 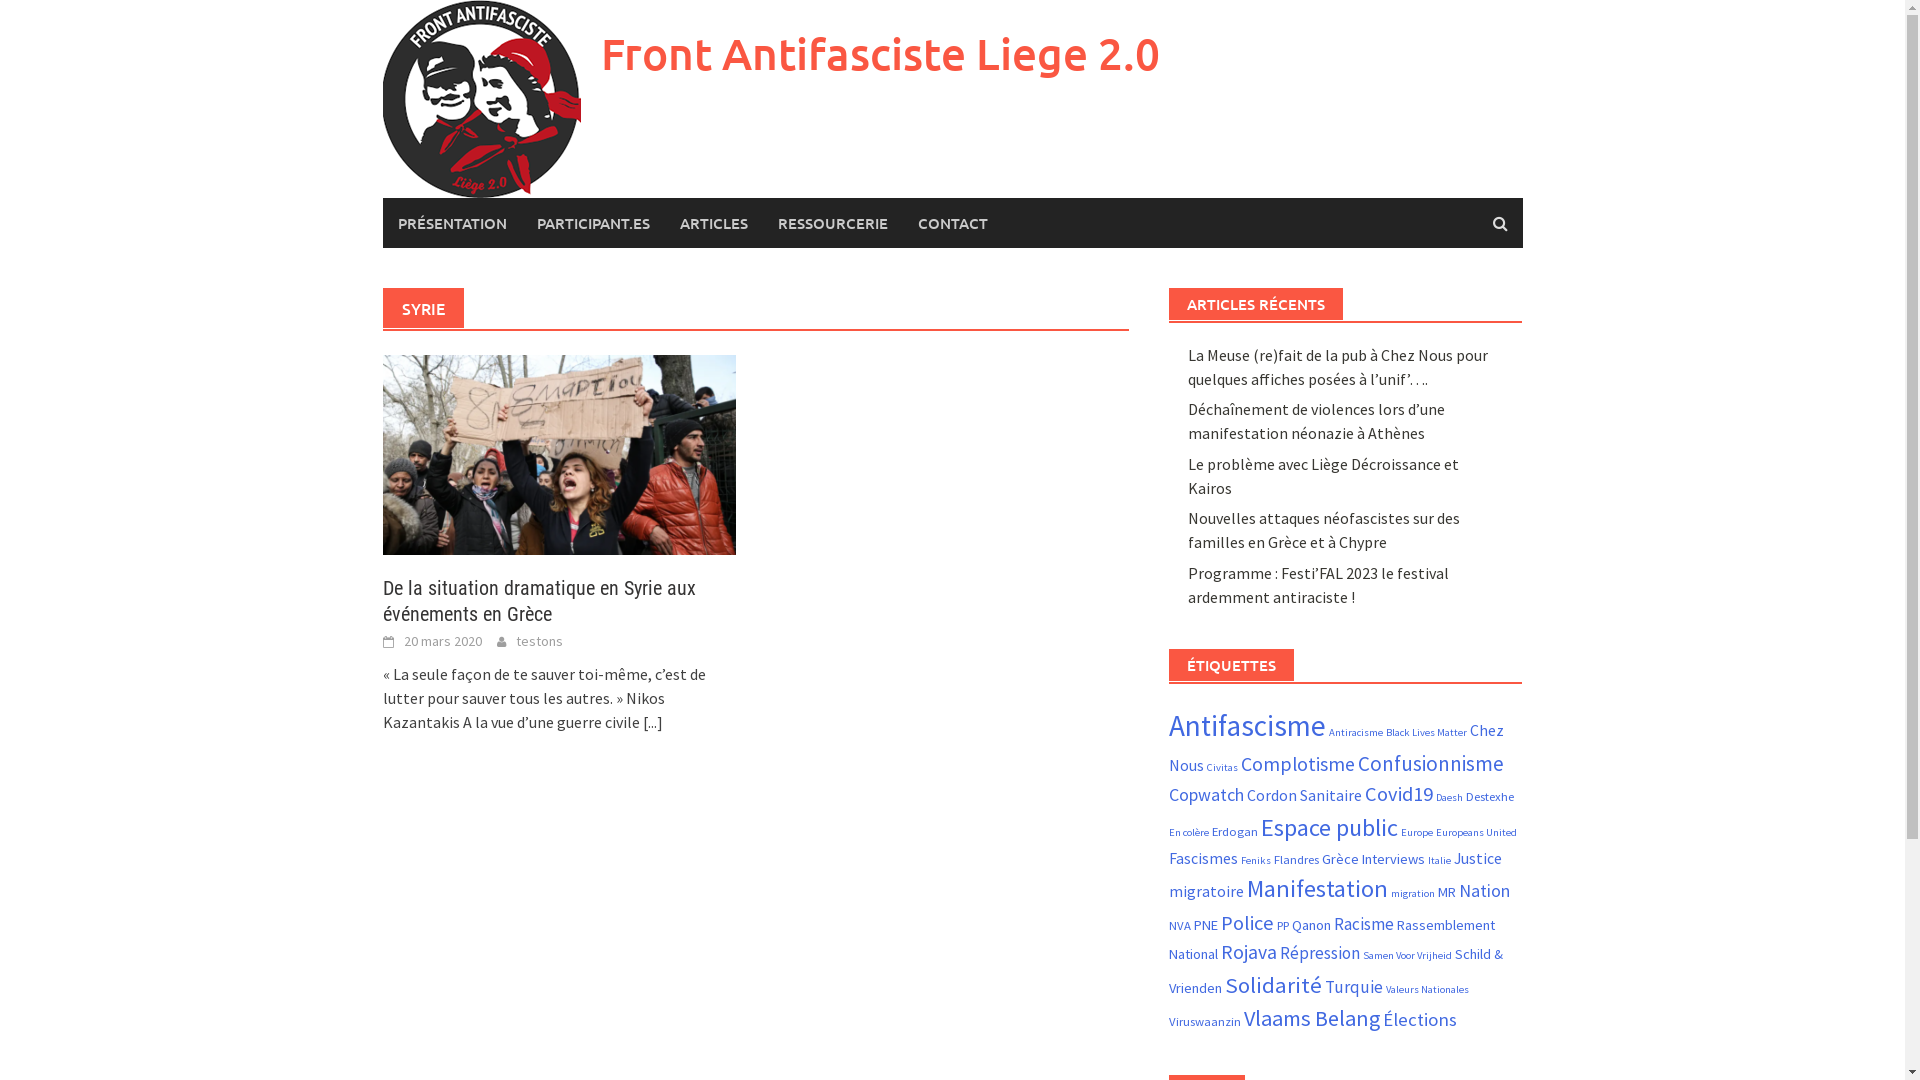 What do you see at coordinates (1397, 793) in the screenshot?
I see `'Covid19'` at bounding box center [1397, 793].